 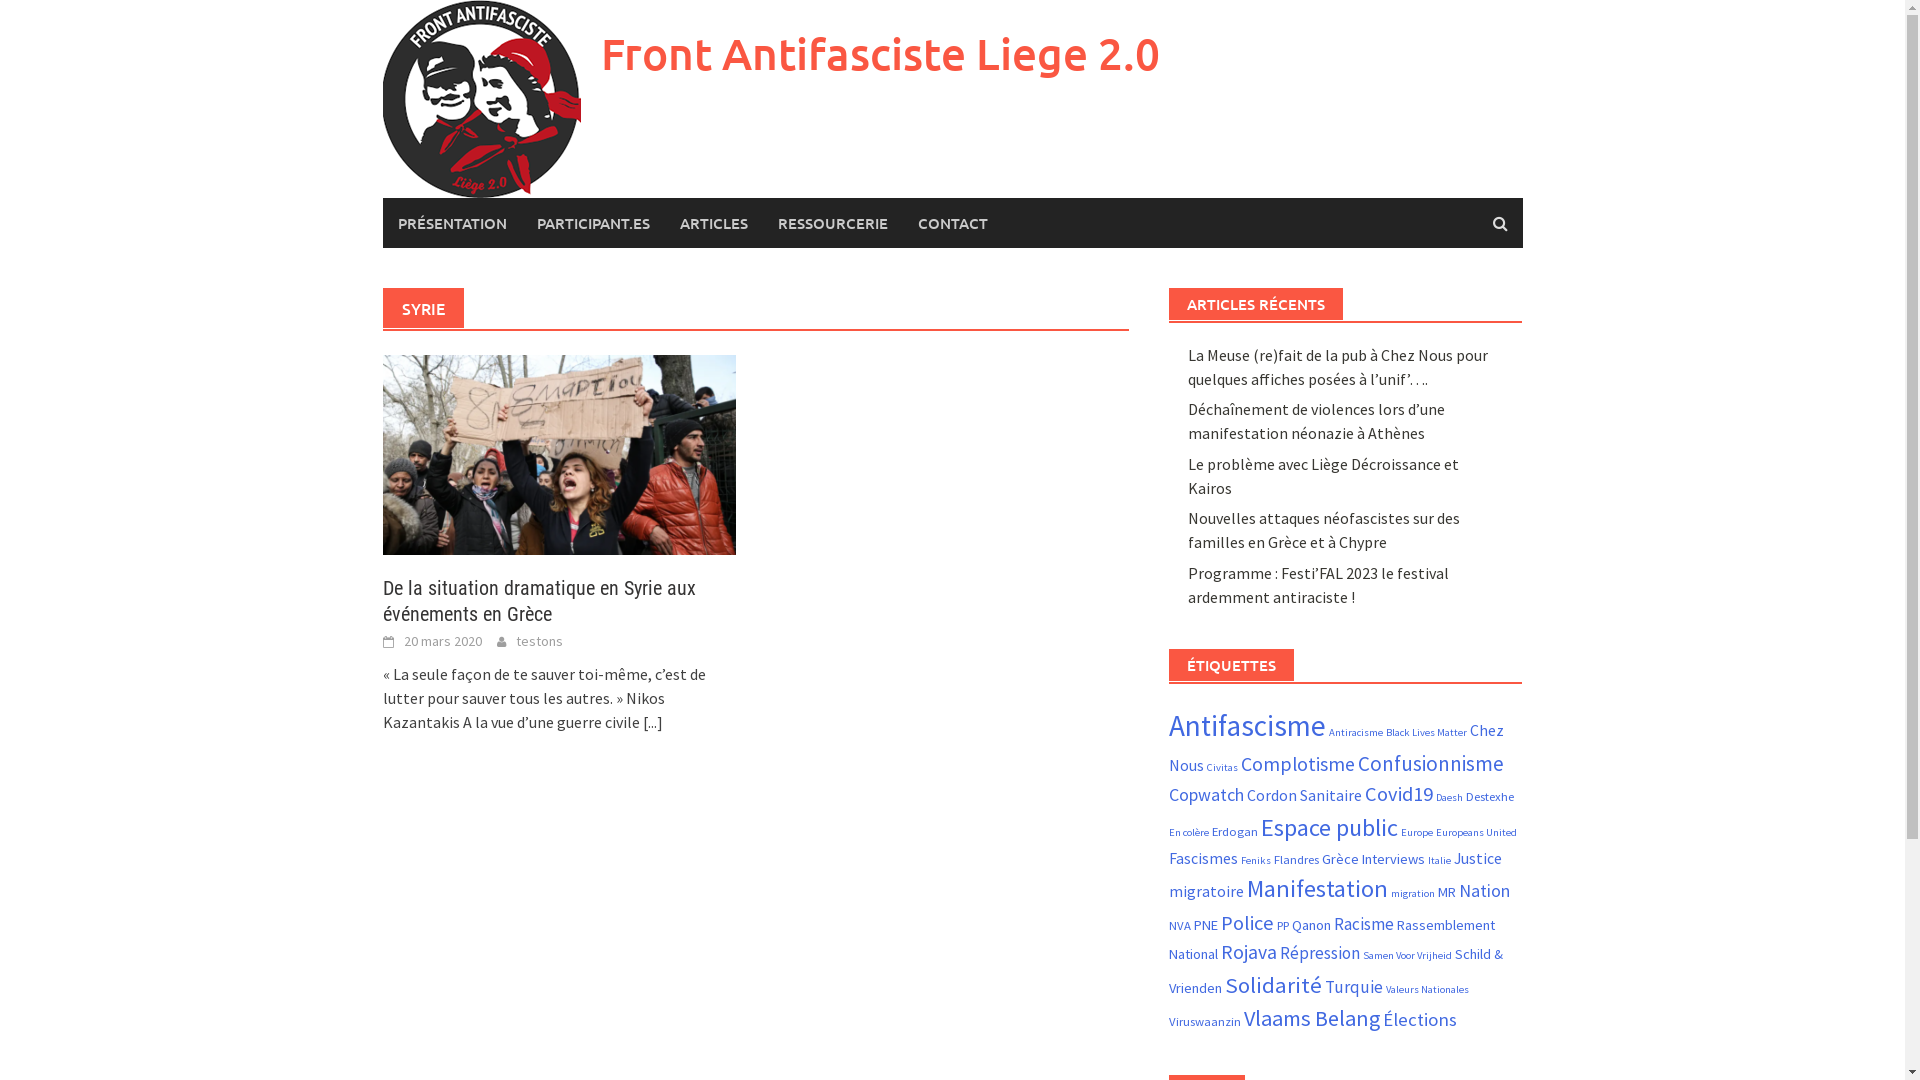 What do you see at coordinates (1397, 793) in the screenshot?
I see `'Covid19'` at bounding box center [1397, 793].